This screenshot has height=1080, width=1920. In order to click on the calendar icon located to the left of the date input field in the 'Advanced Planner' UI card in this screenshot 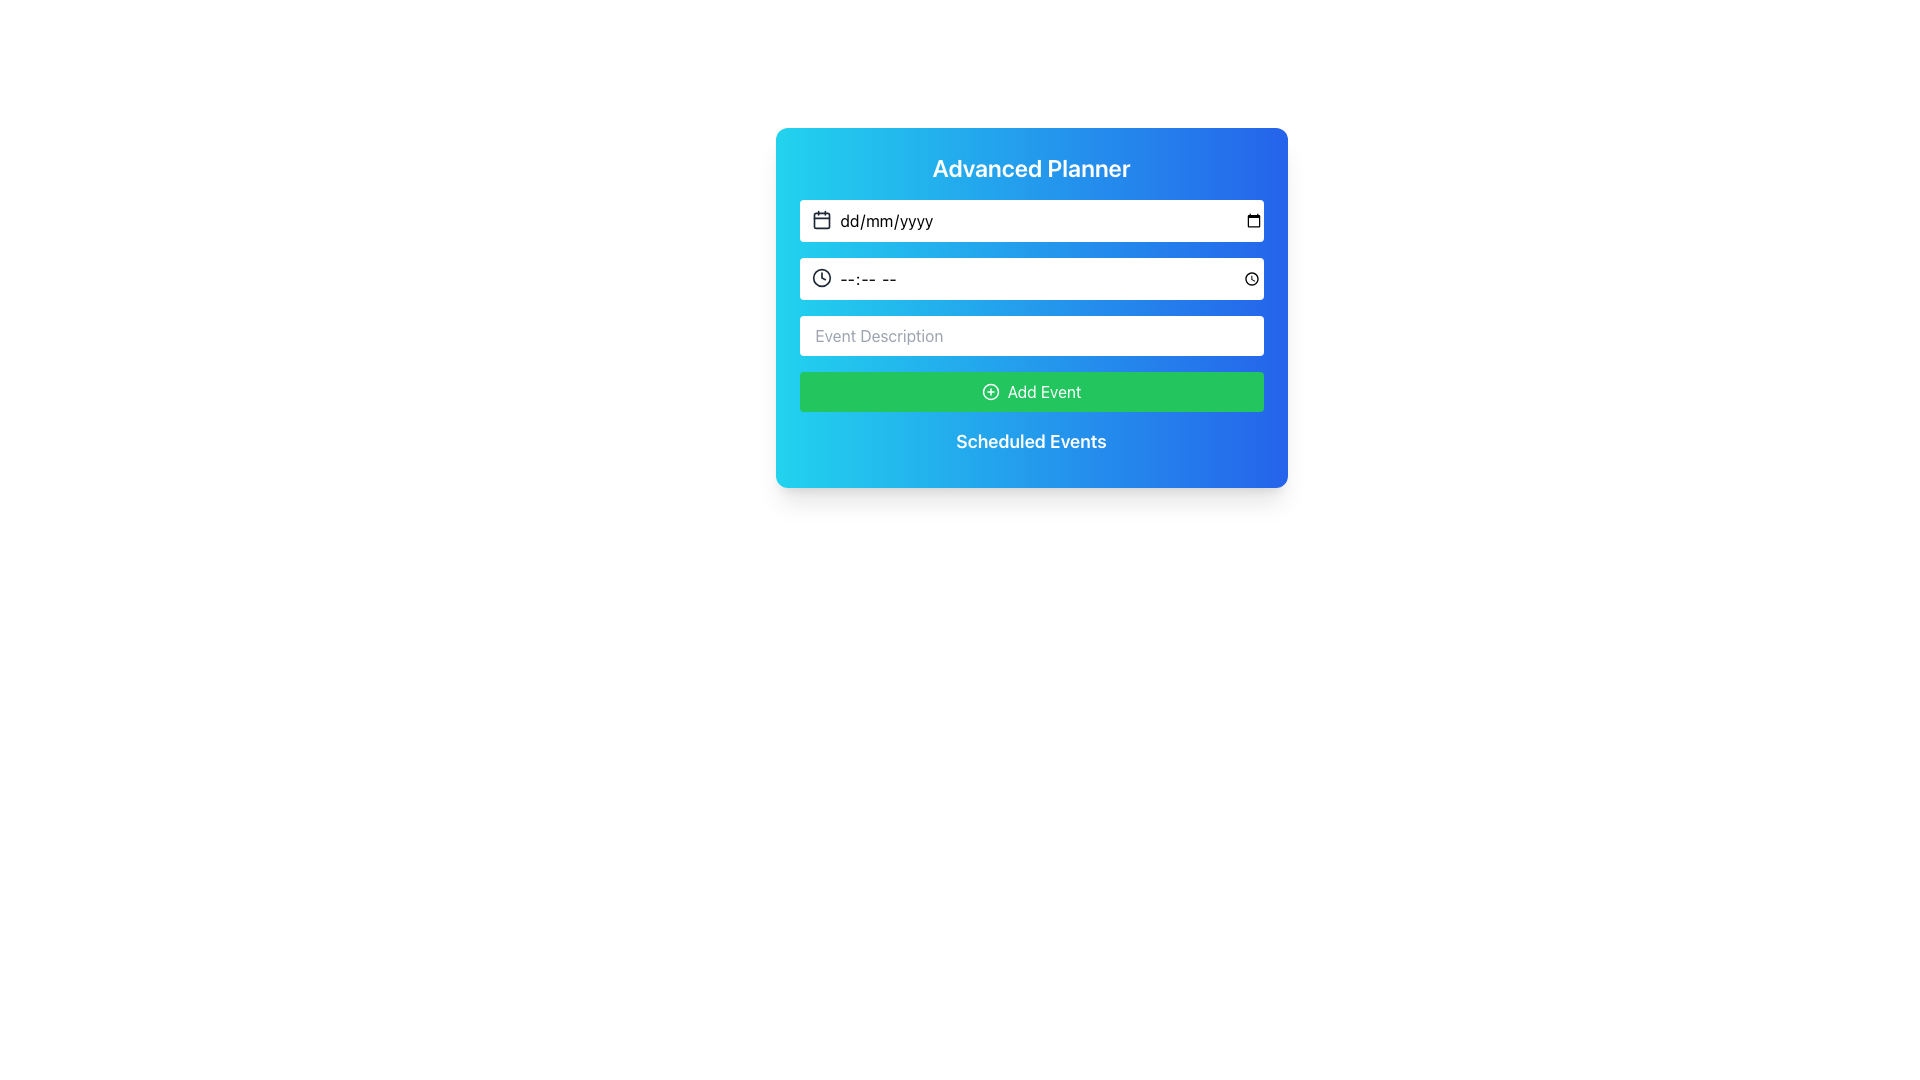, I will do `click(821, 219)`.